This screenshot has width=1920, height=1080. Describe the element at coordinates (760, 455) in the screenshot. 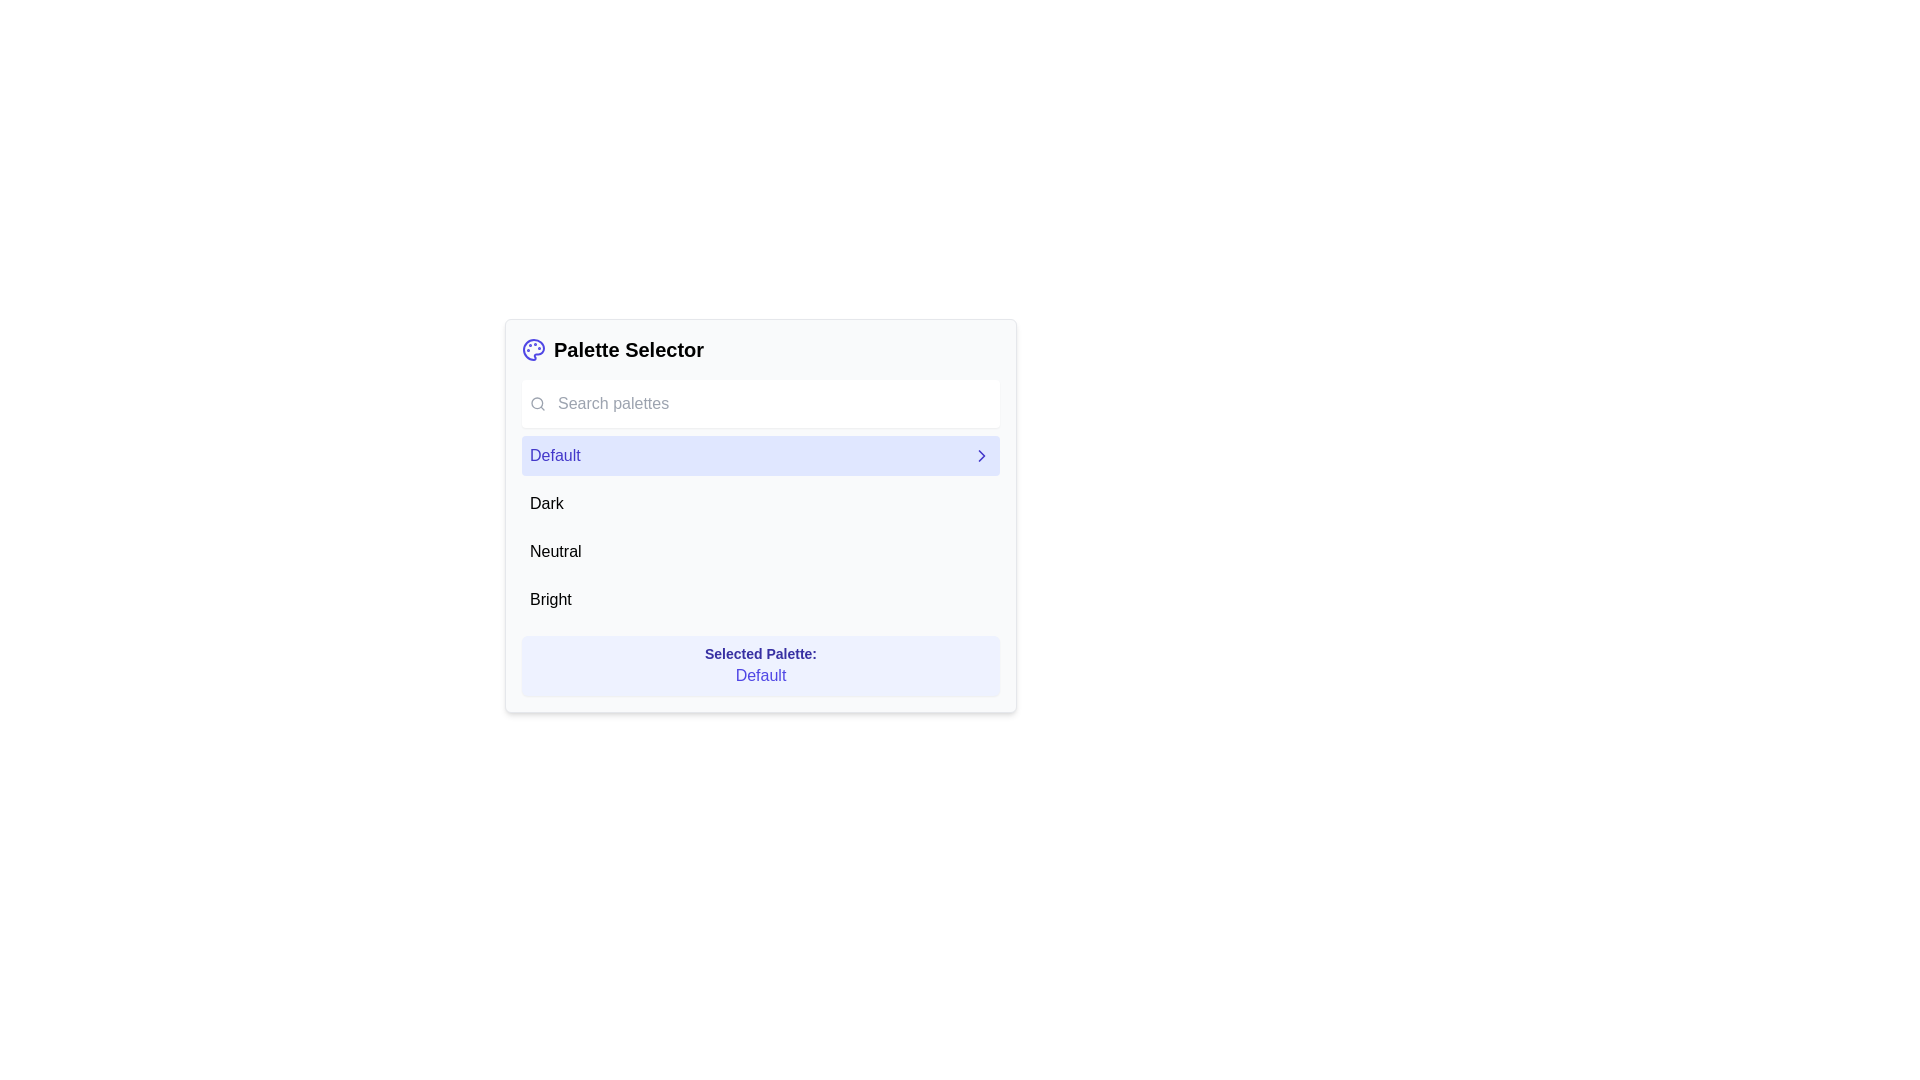

I see `the navigation button for selecting the 'Default' palette, which is the first option in the vertical list below the search bar` at that location.